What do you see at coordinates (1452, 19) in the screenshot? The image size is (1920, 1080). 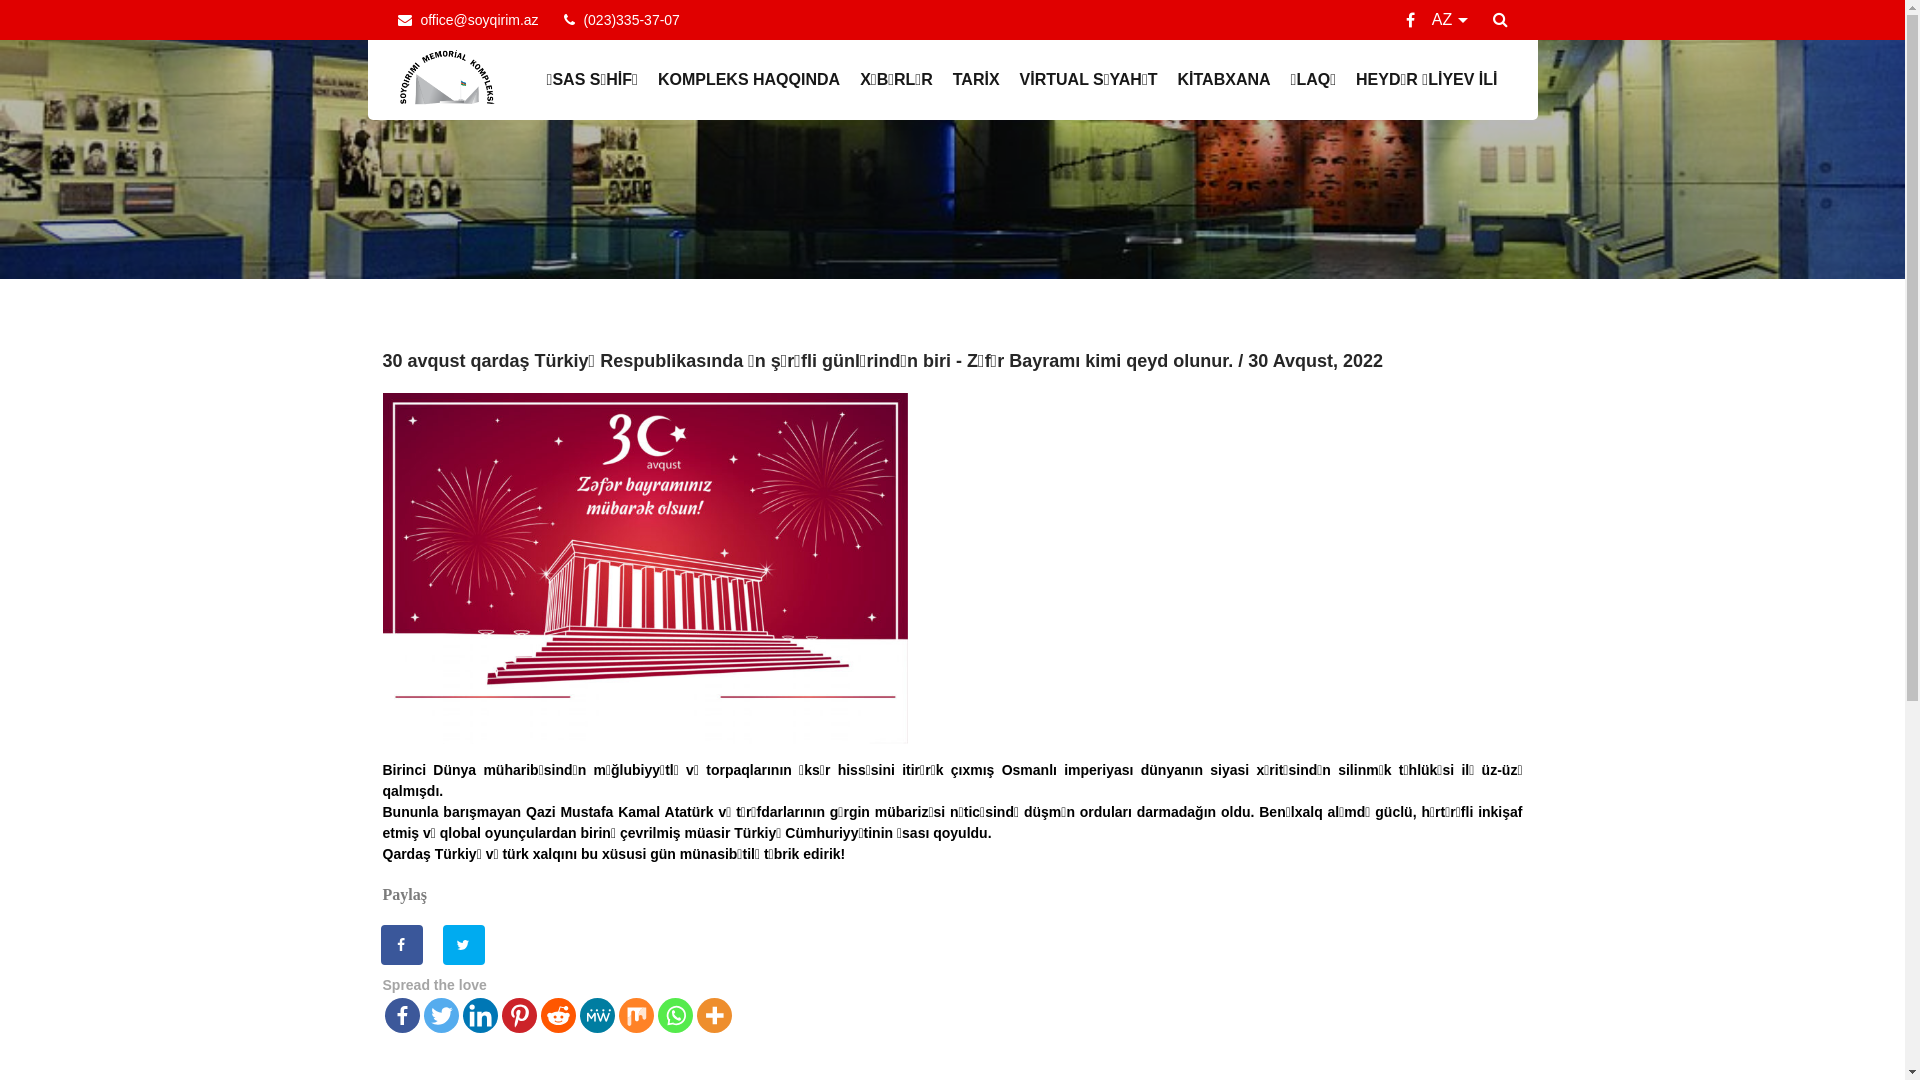 I see `'AZ'` at bounding box center [1452, 19].